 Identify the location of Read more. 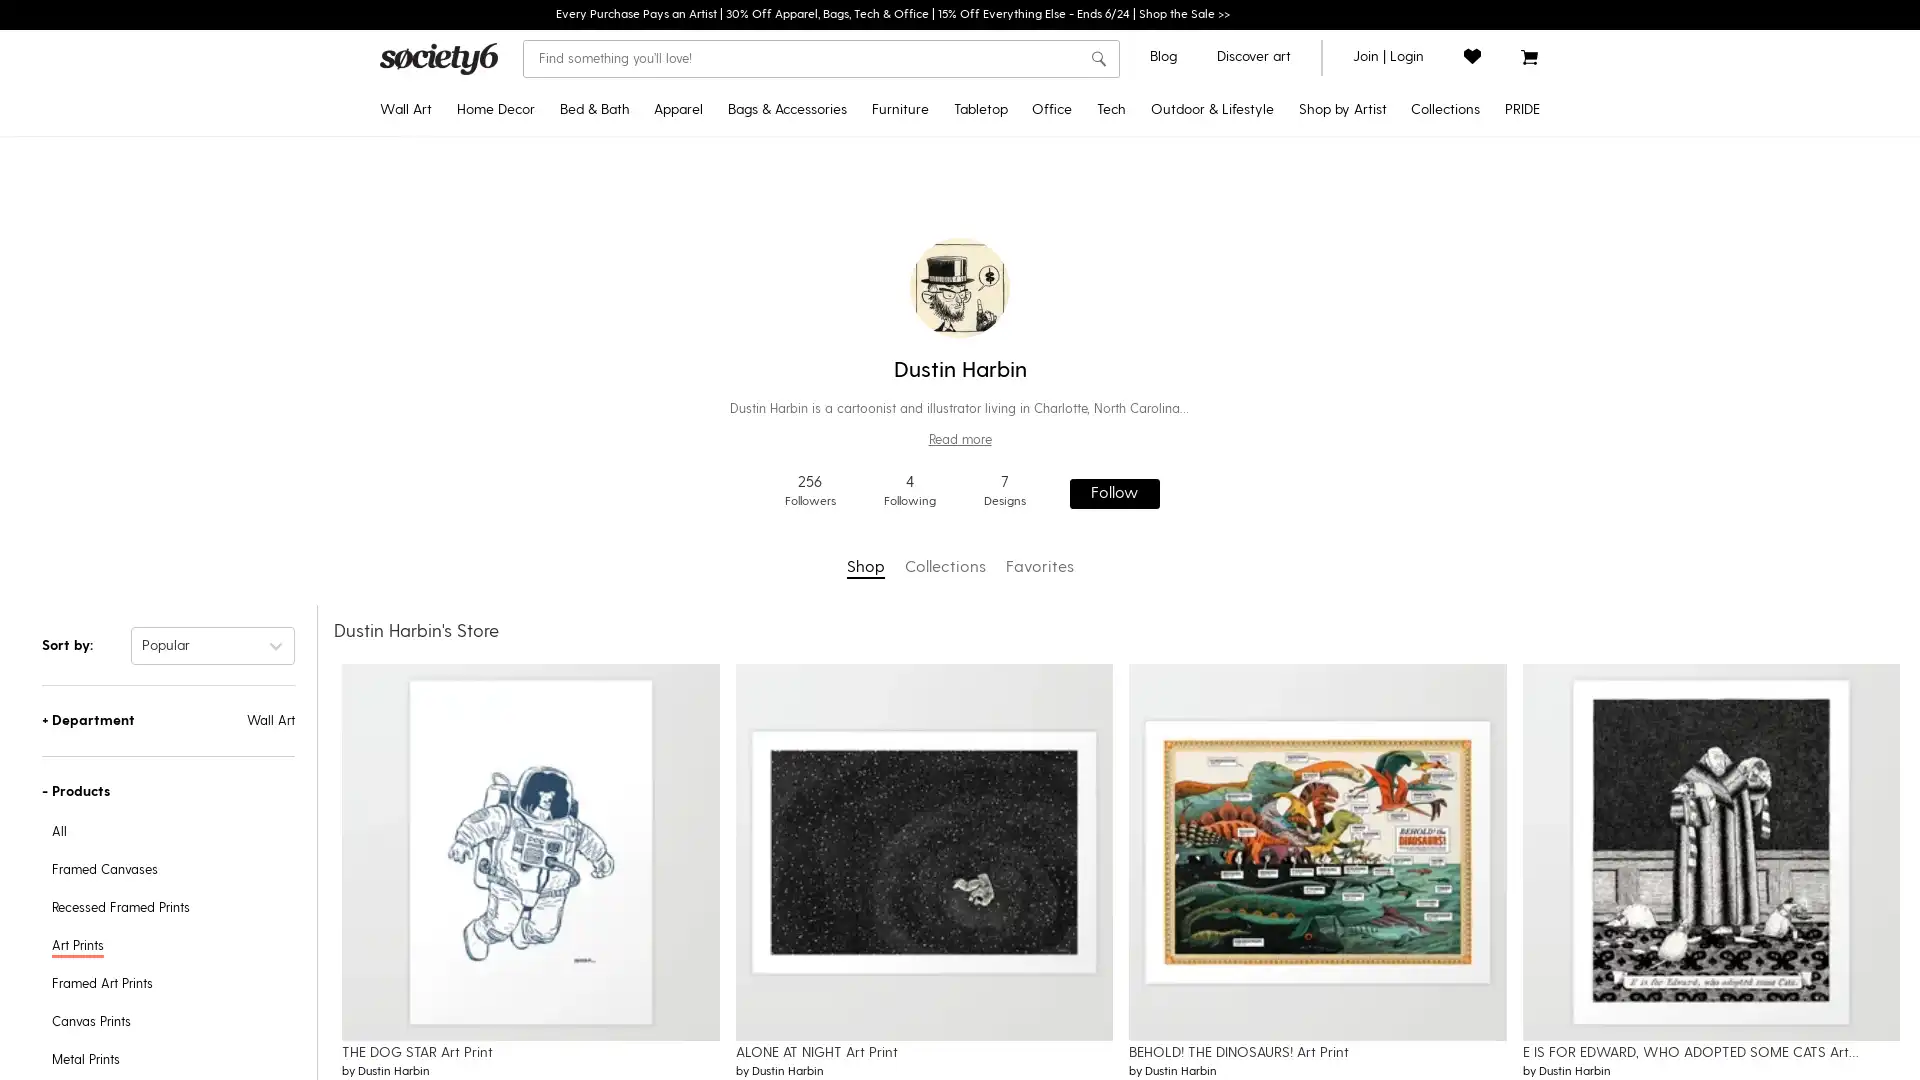
(960, 439).